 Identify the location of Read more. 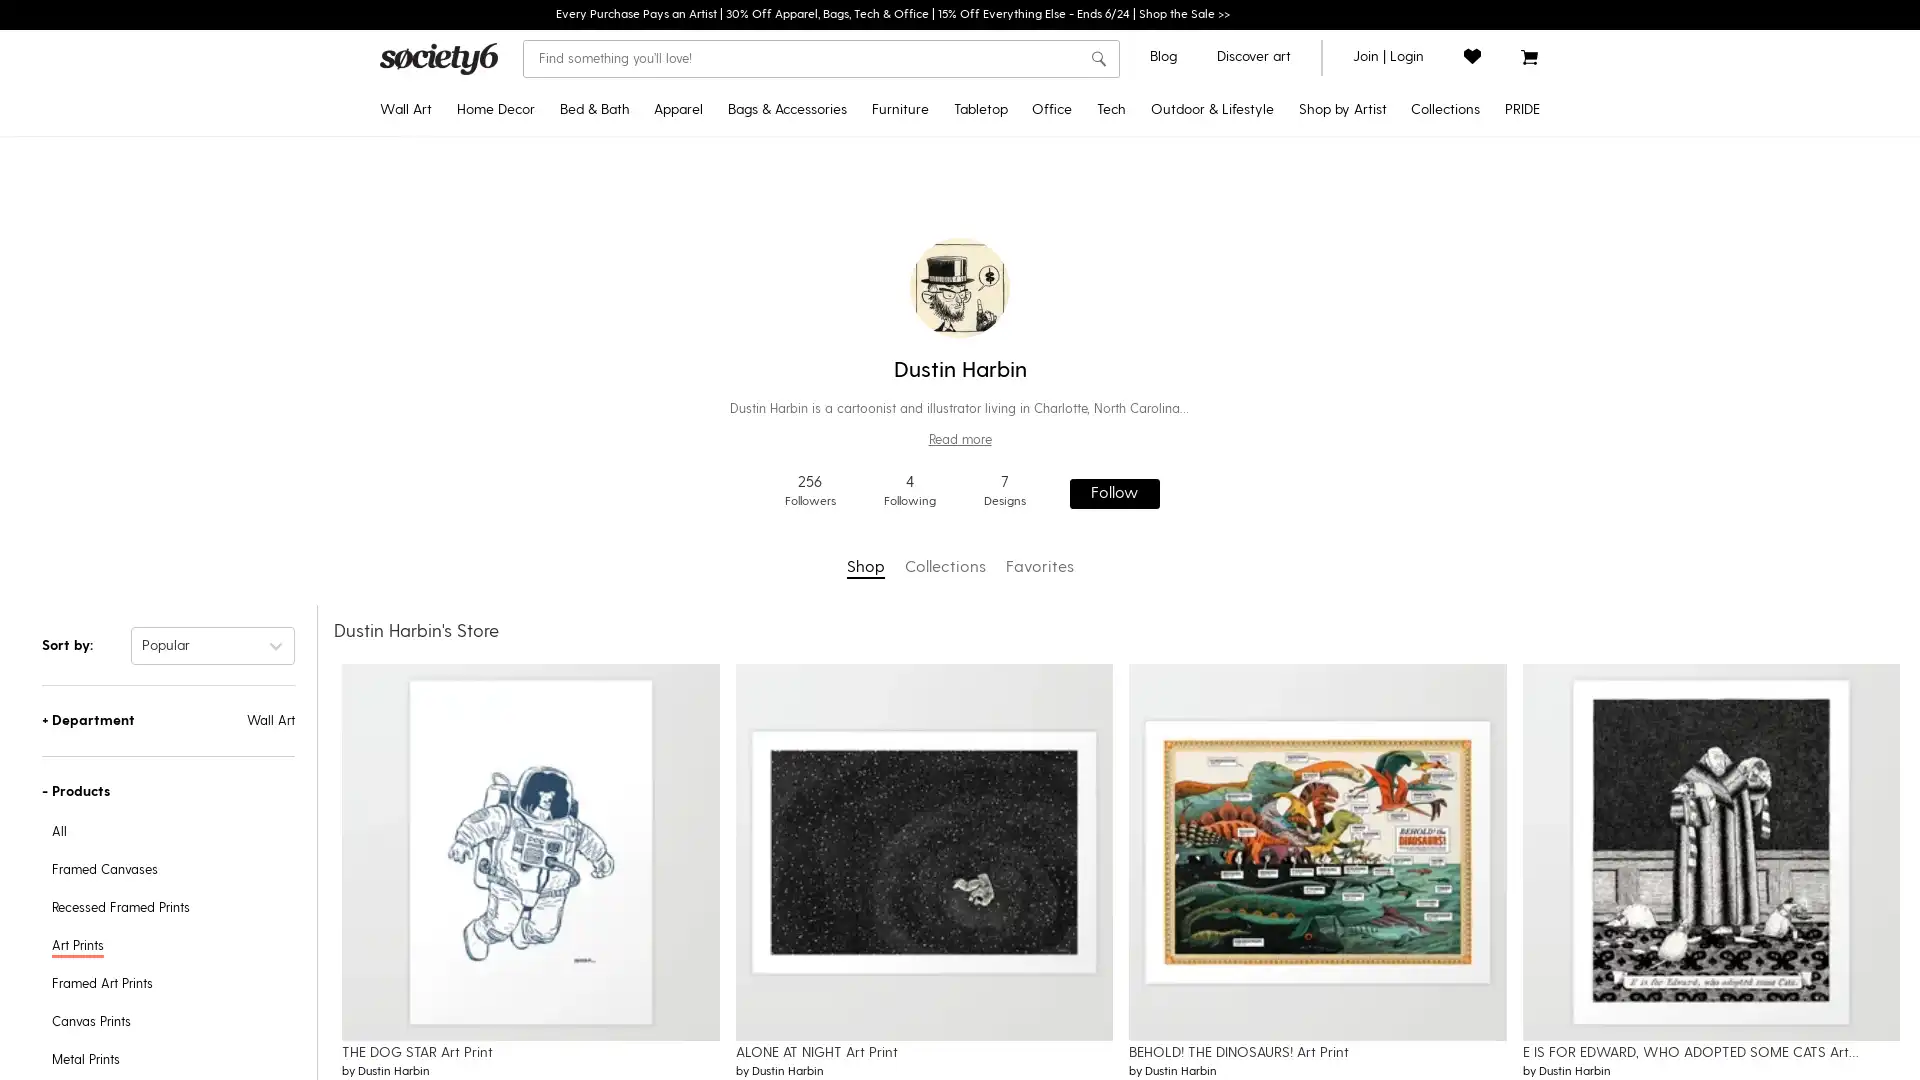
(960, 439).